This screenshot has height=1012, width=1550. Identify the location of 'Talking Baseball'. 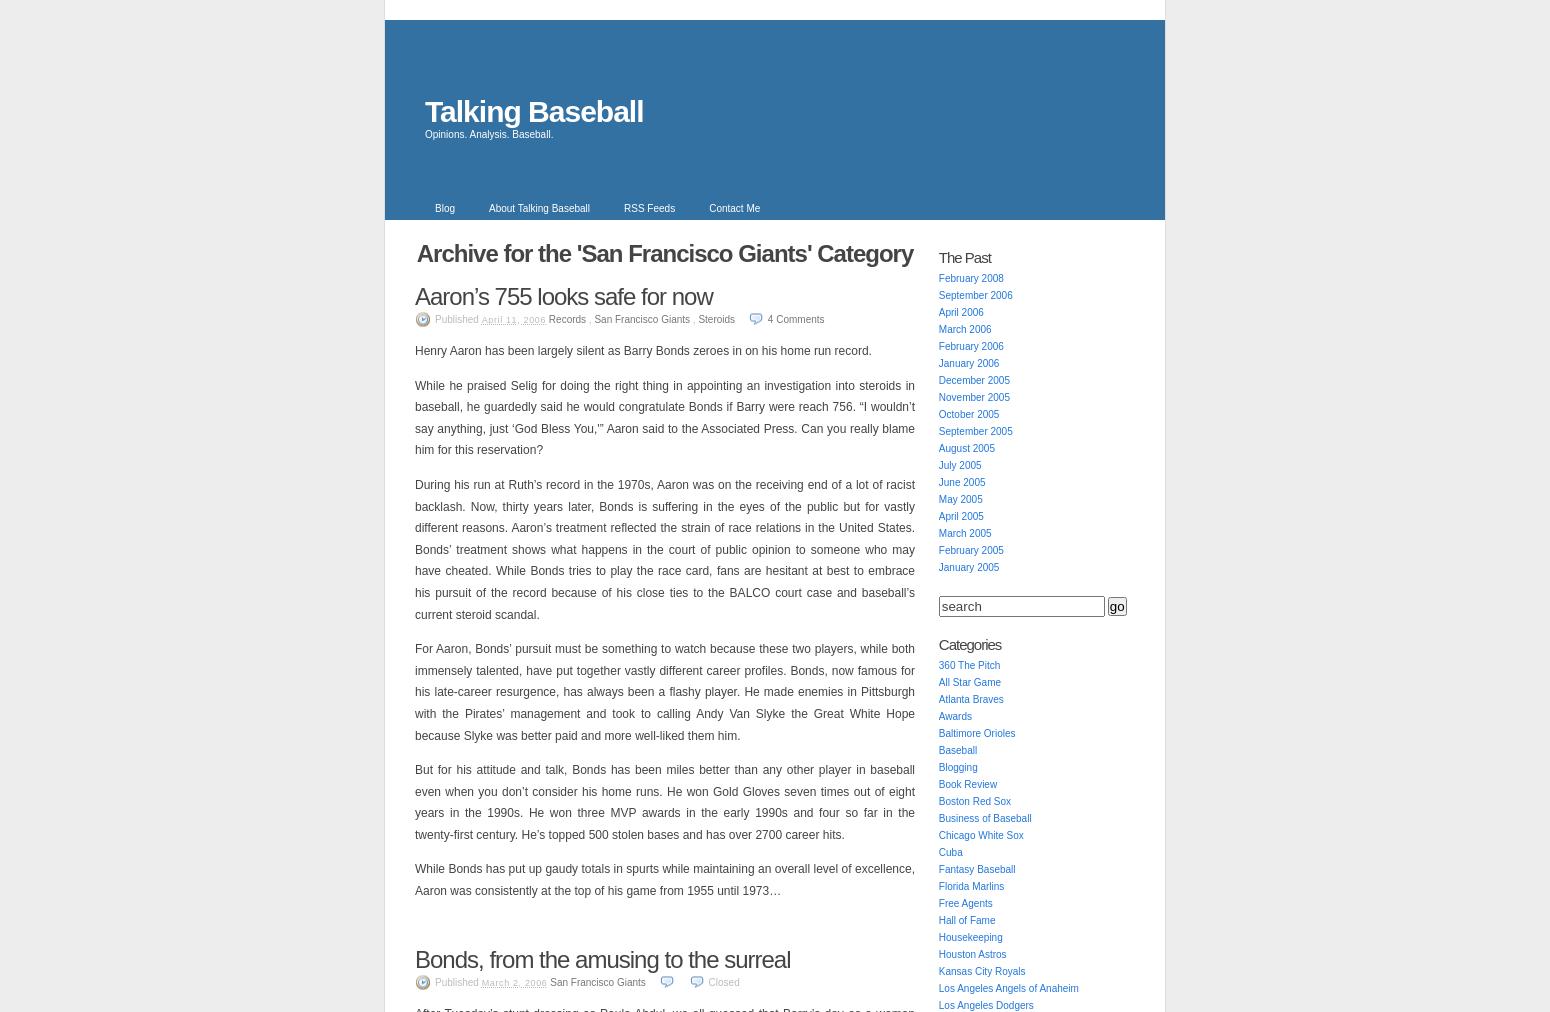
(532, 110).